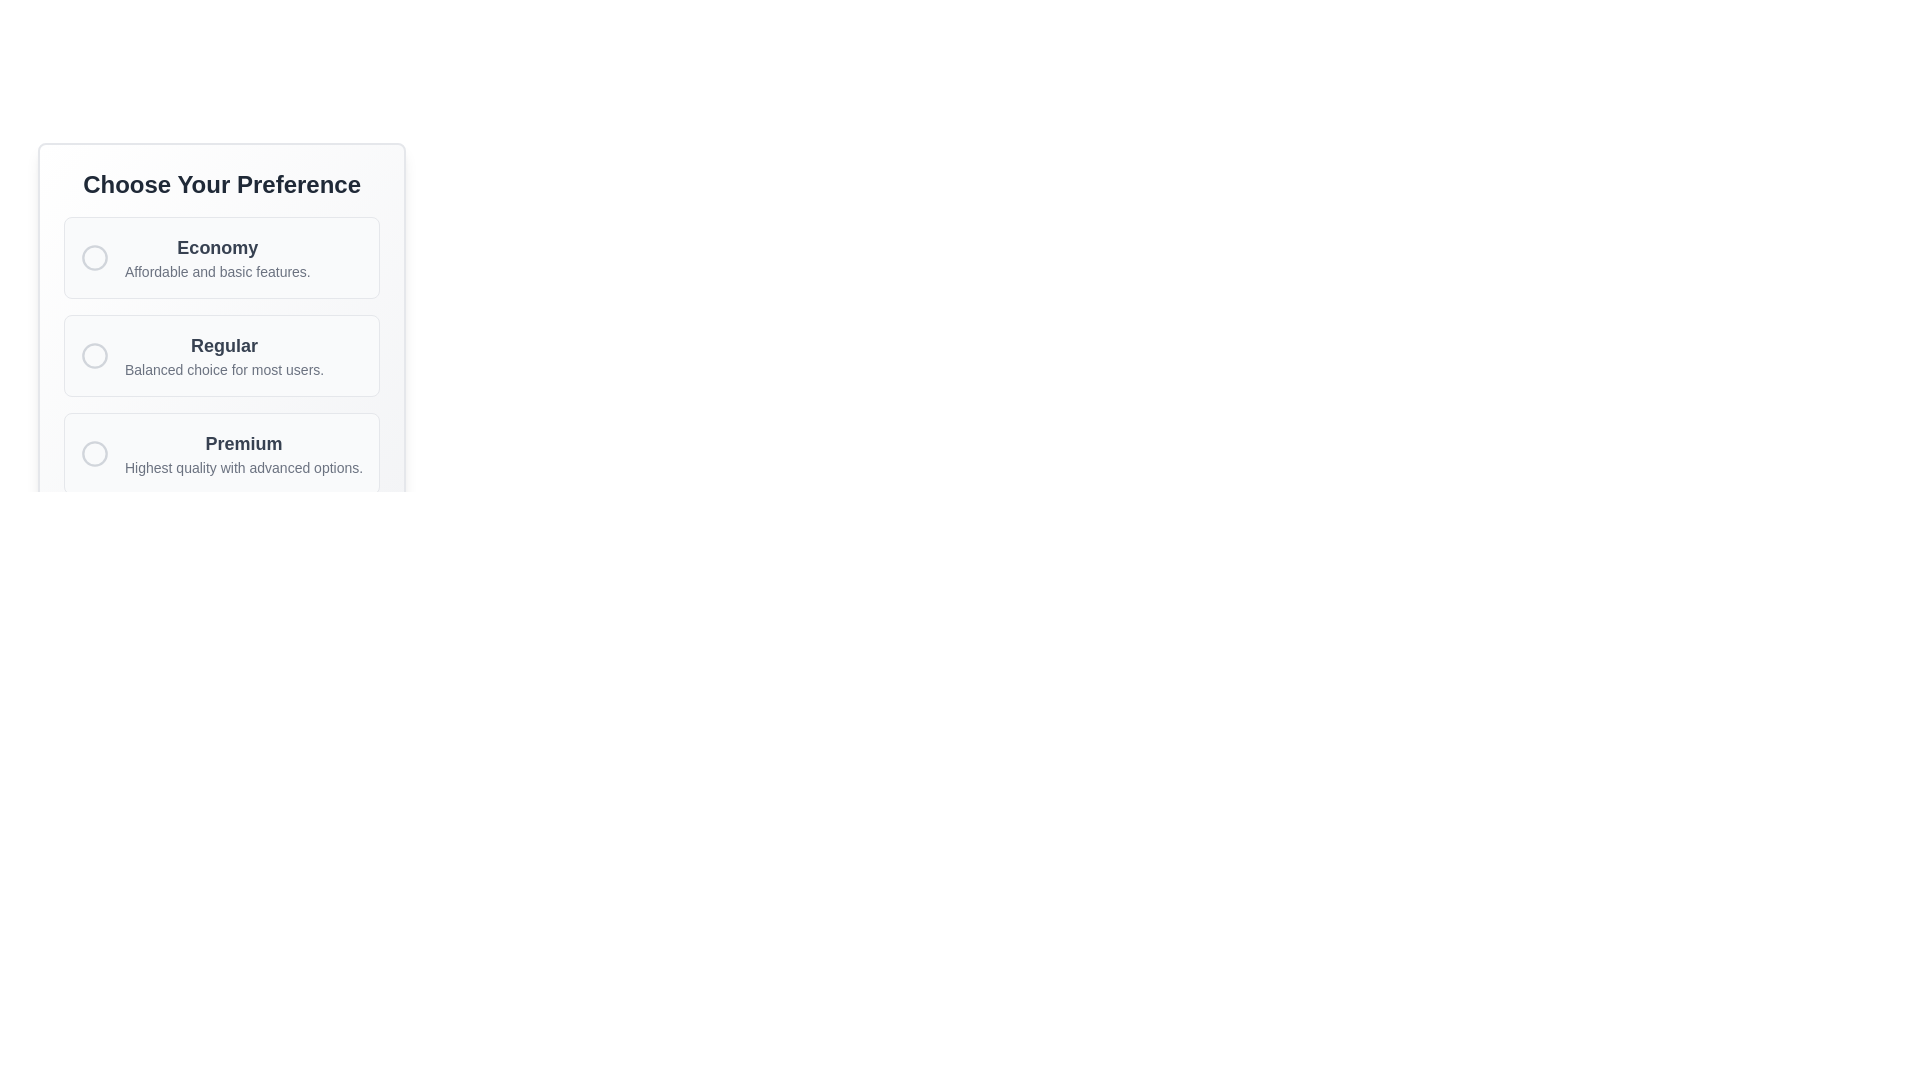 The height and width of the screenshot is (1080, 1920). What do you see at coordinates (243, 442) in the screenshot?
I see `the 'Premium' label, which serves as the title for the high-quality selection option, located above the descriptive text and below the overall title in the interface` at bounding box center [243, 442].